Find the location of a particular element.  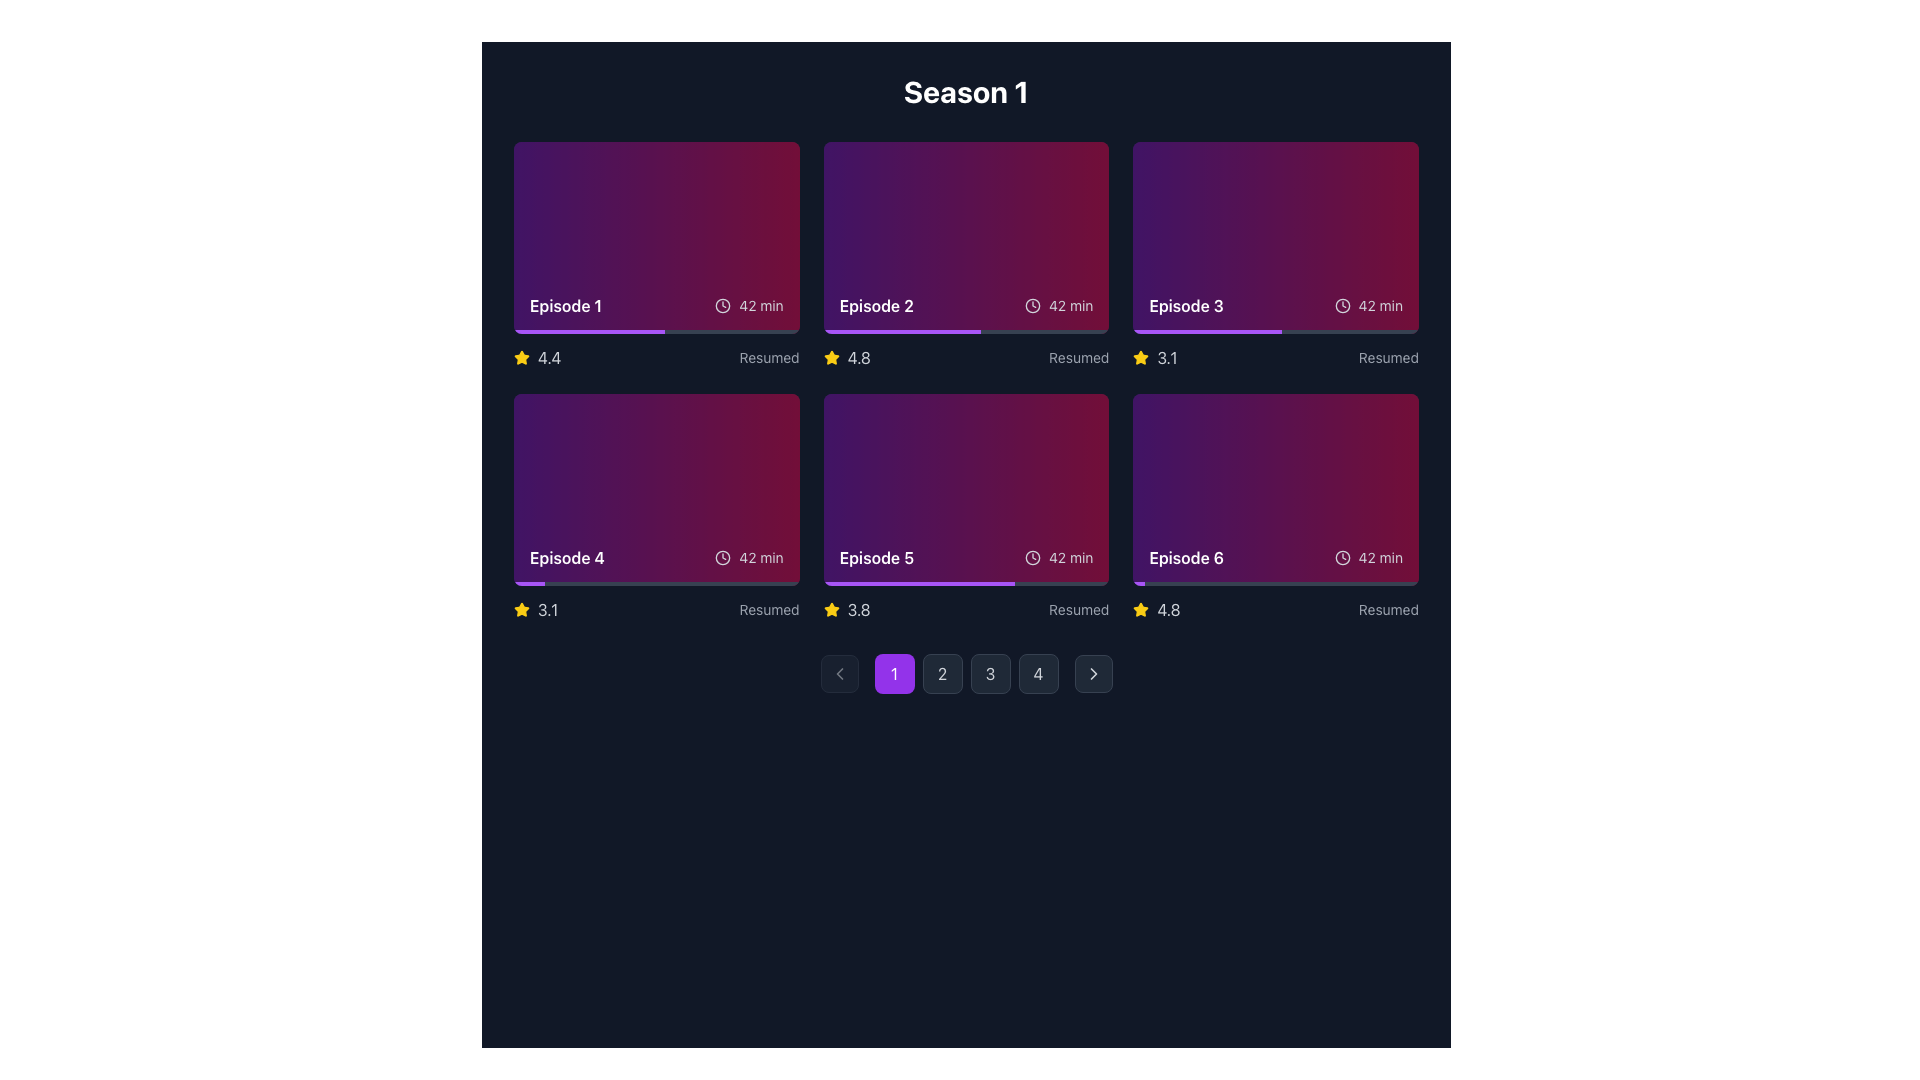

text label displaying 'Resumed', which is styled in gray and positioned below the fifth episode card is located at coordinates (1078, 608).